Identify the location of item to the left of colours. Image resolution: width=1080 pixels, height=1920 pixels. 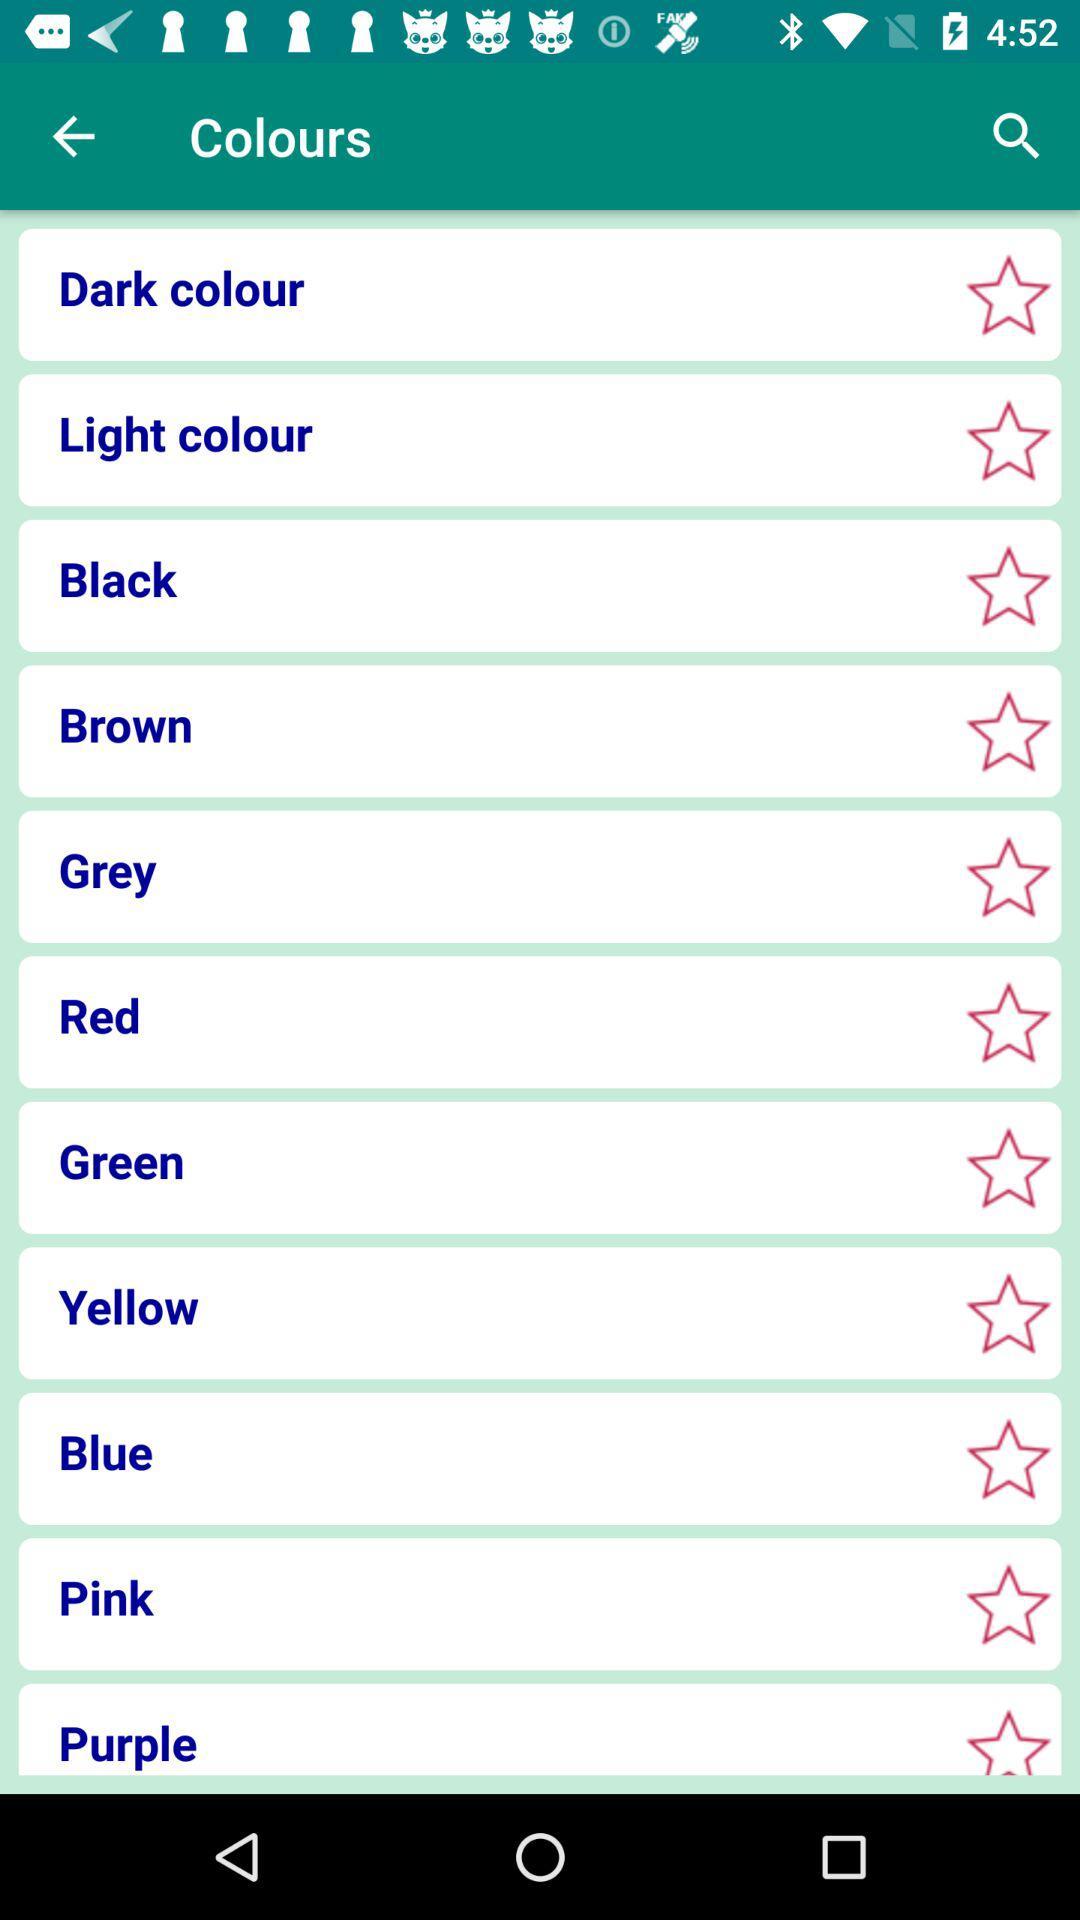
(72, 135).